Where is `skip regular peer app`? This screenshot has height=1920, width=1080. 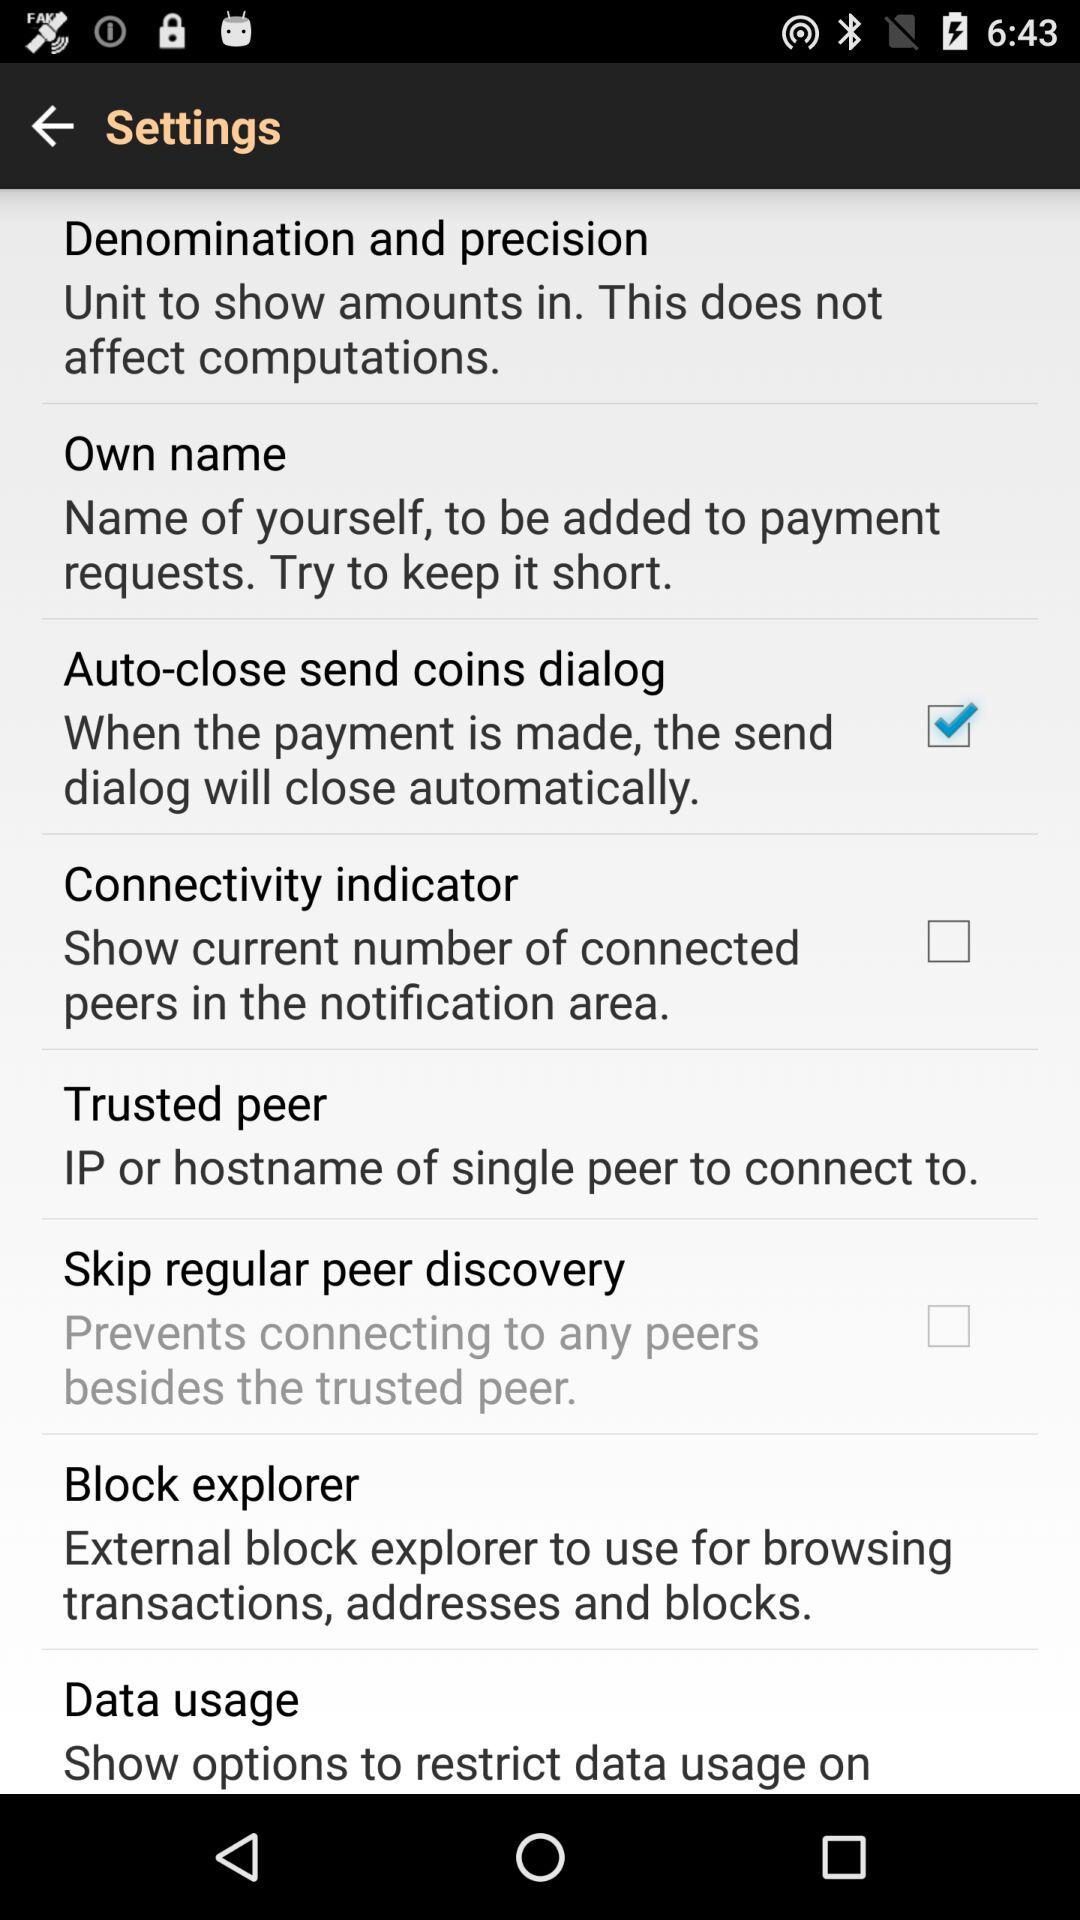
skip regular peer app is located at coordinates (343, 1266).